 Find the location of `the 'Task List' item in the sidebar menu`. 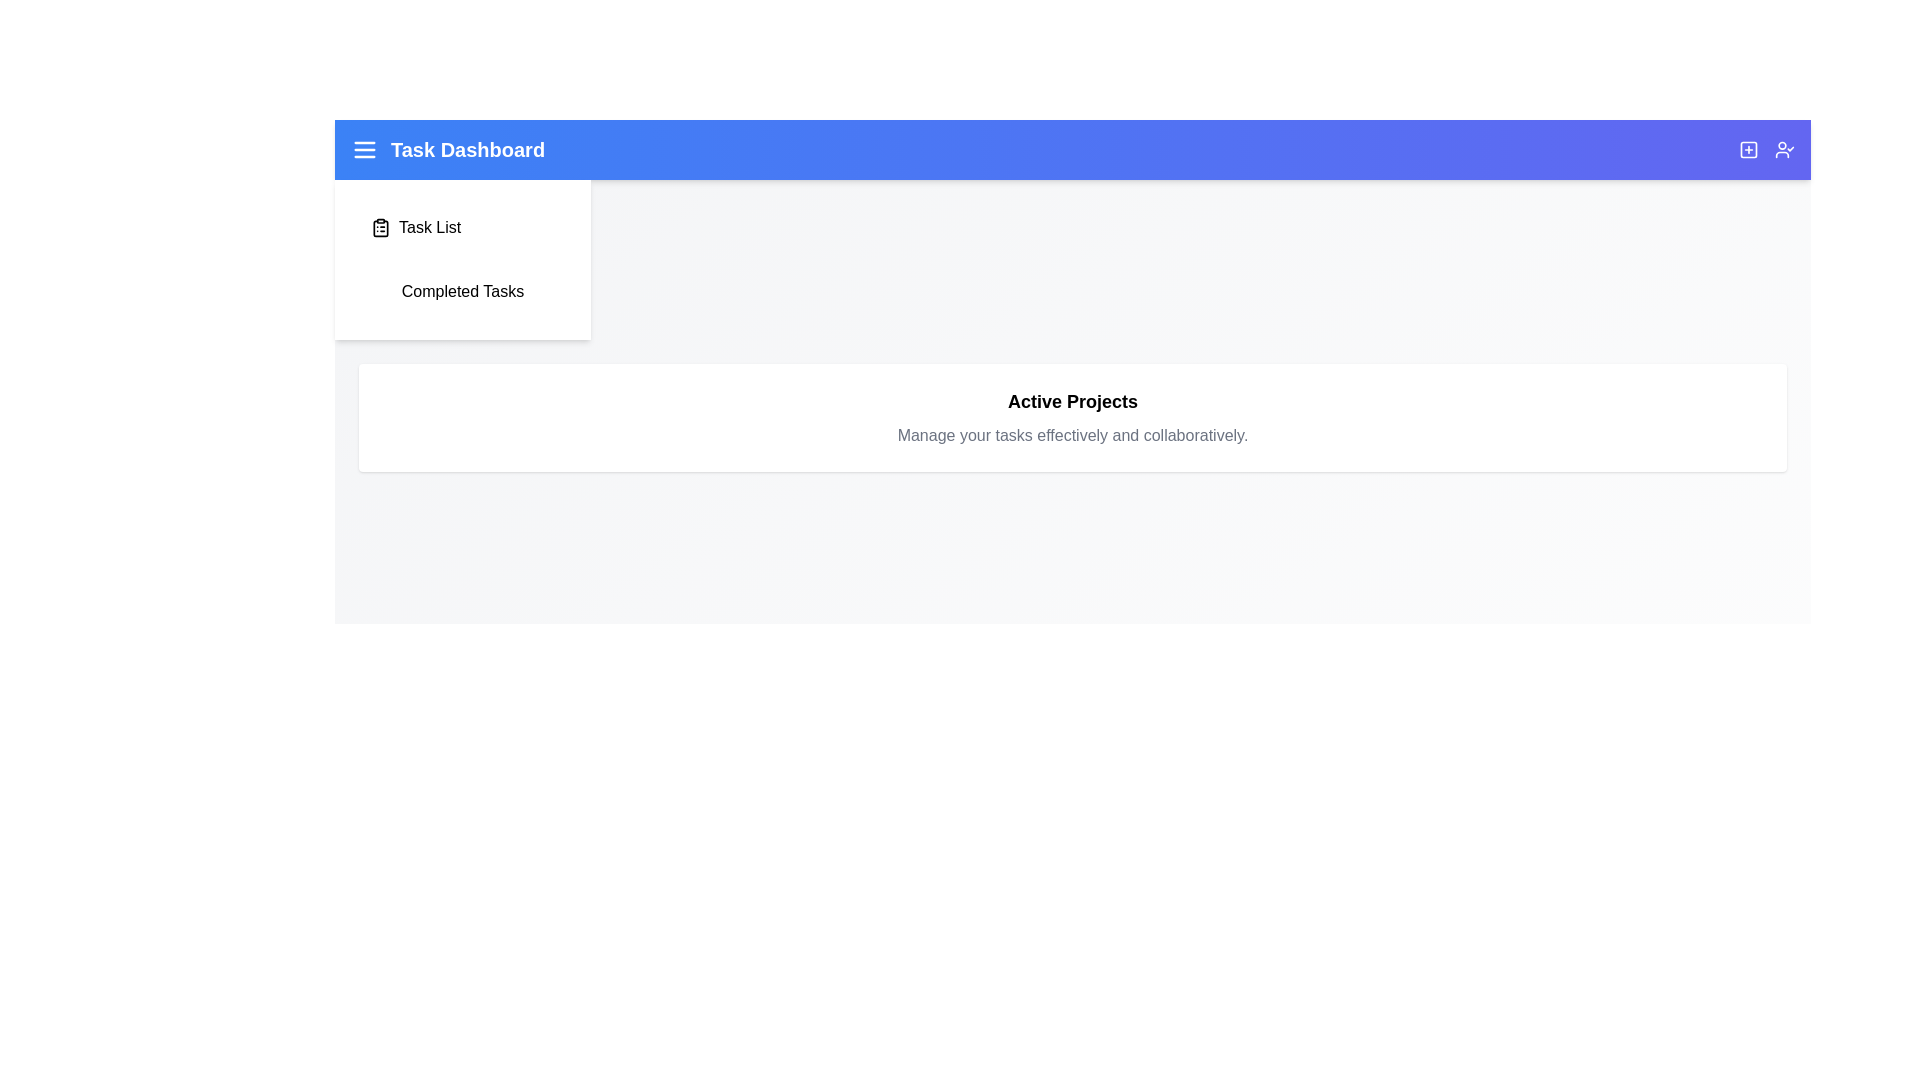

the 'Task List' item in the sidebar menu is located at coordinates (461, 226).